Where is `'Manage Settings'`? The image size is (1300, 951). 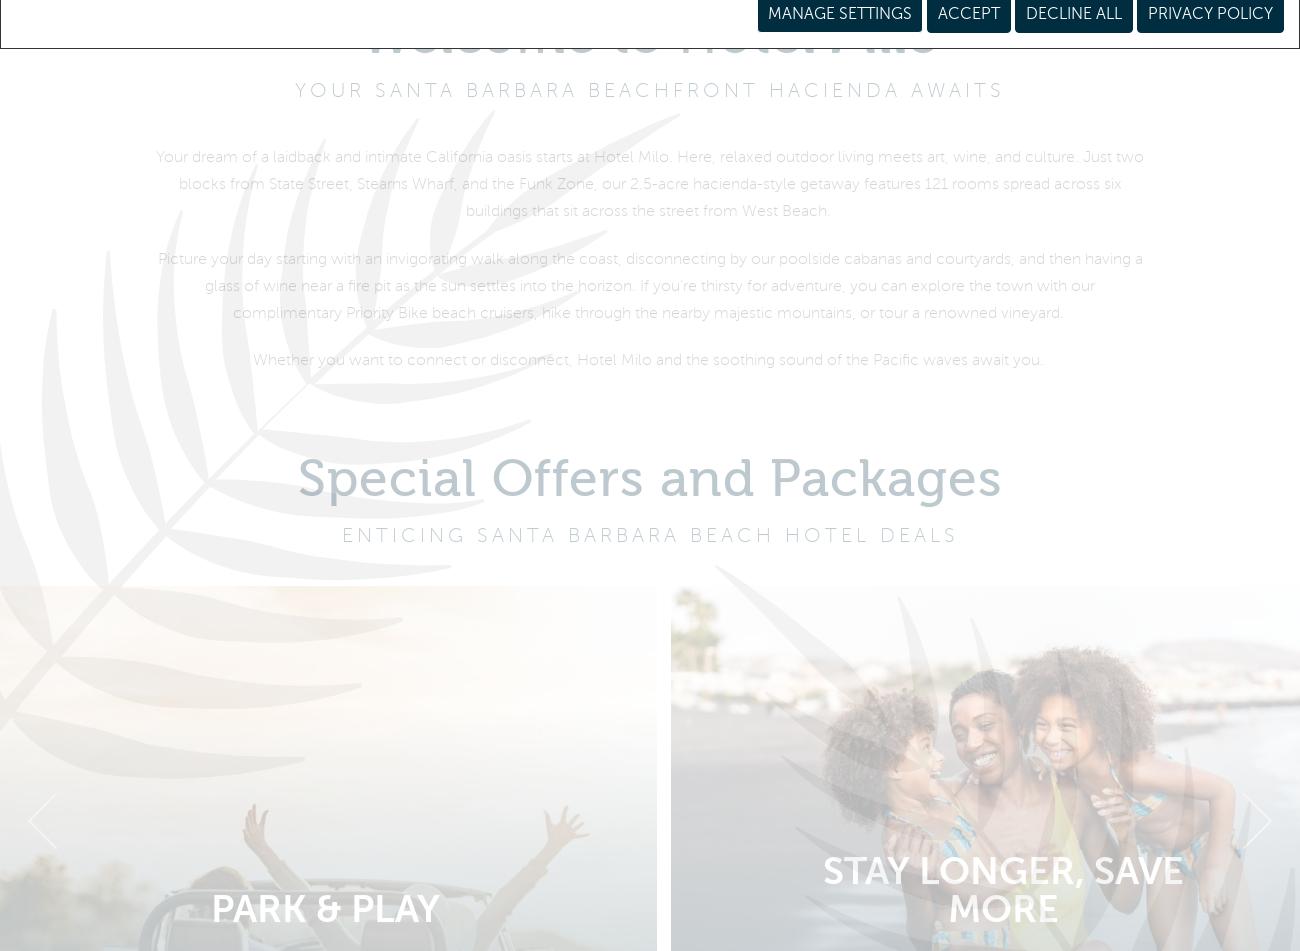
'Manage Settings' is located at coordinates (840, 12).